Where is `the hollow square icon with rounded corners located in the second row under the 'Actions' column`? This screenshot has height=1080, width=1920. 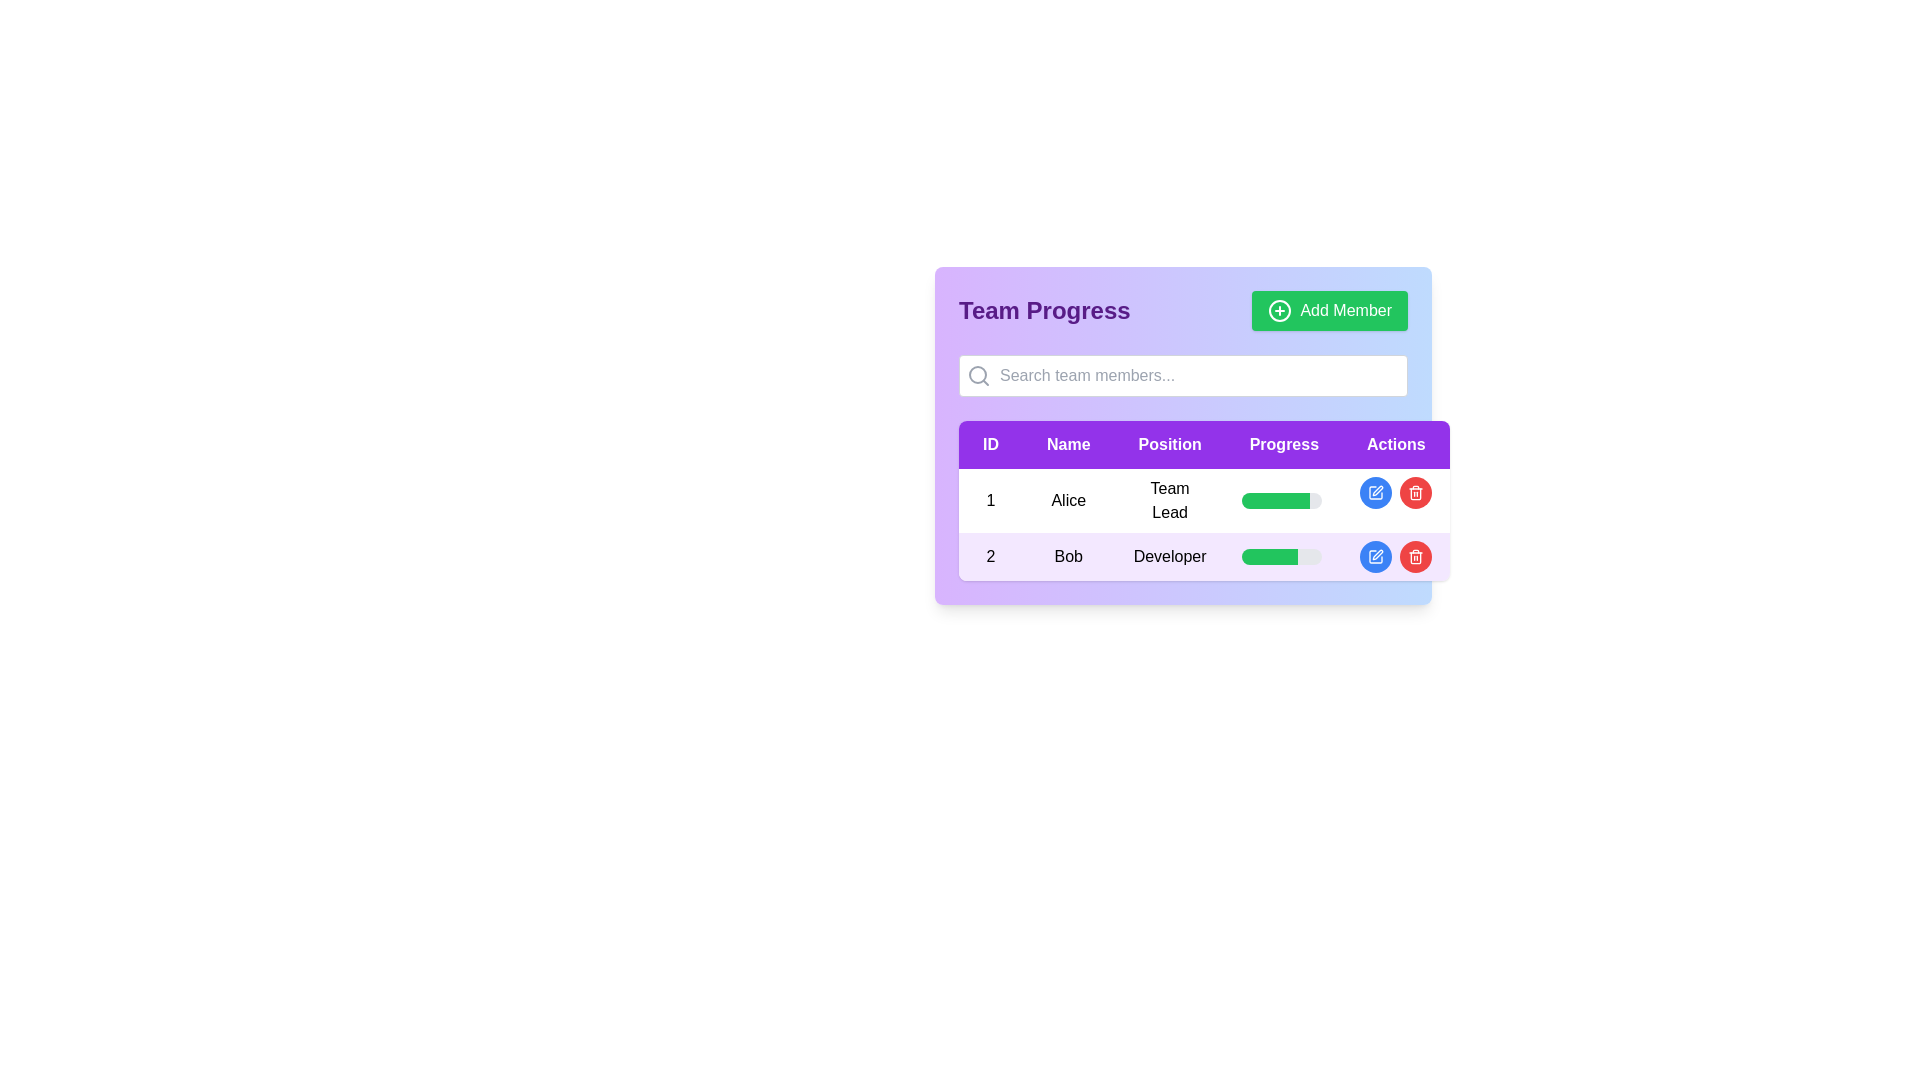
the hollow square icon with rounded corners located in the second row under the 'Actions' column is located at coordinates (1375, 493).